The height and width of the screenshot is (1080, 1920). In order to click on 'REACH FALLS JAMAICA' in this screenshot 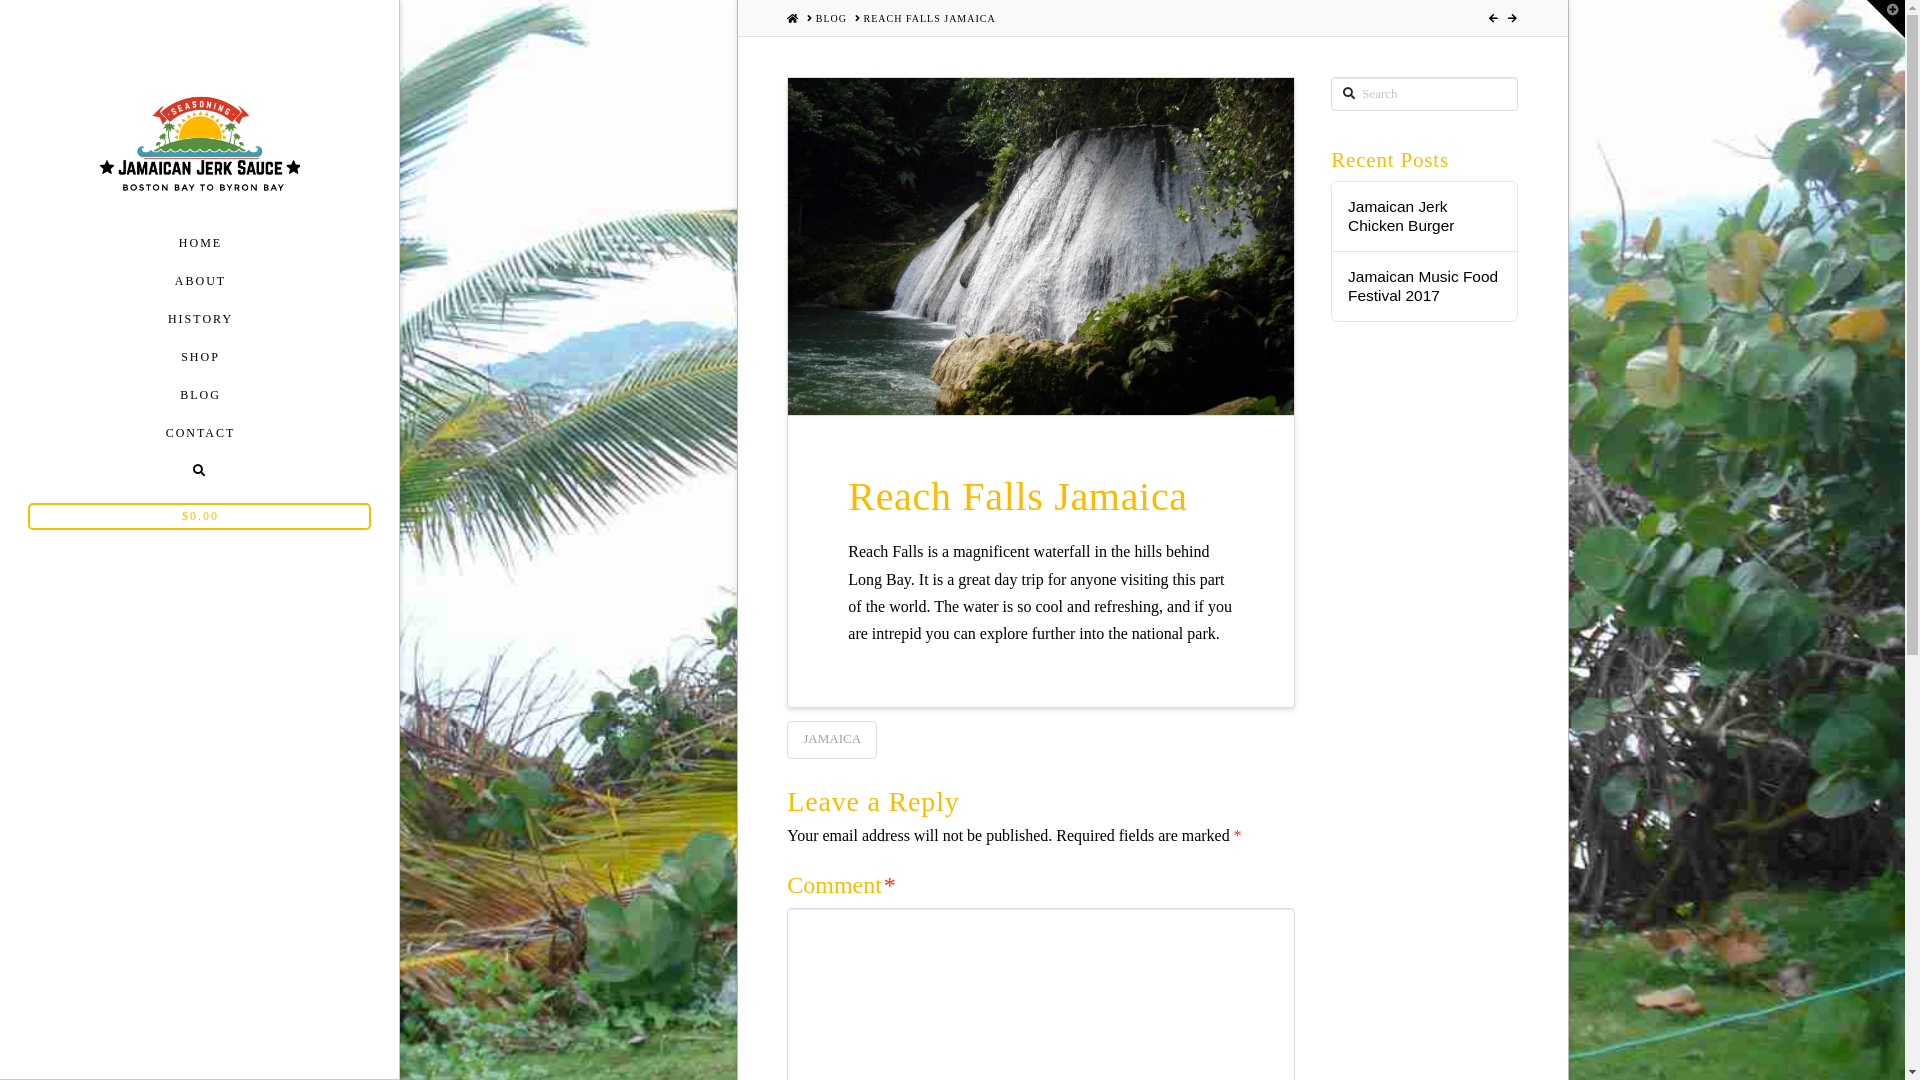, I will do `click(929, 19)`.